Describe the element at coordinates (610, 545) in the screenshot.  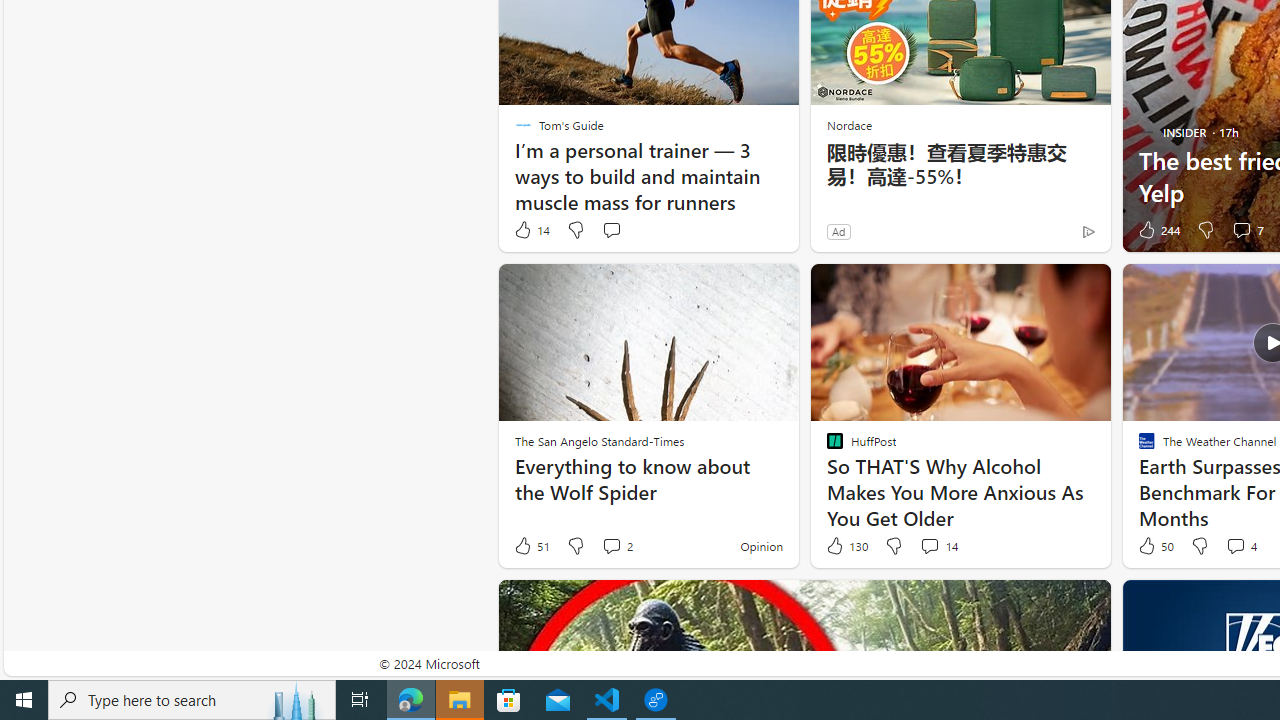
I see `'View comments 2 Comment'` at that location.